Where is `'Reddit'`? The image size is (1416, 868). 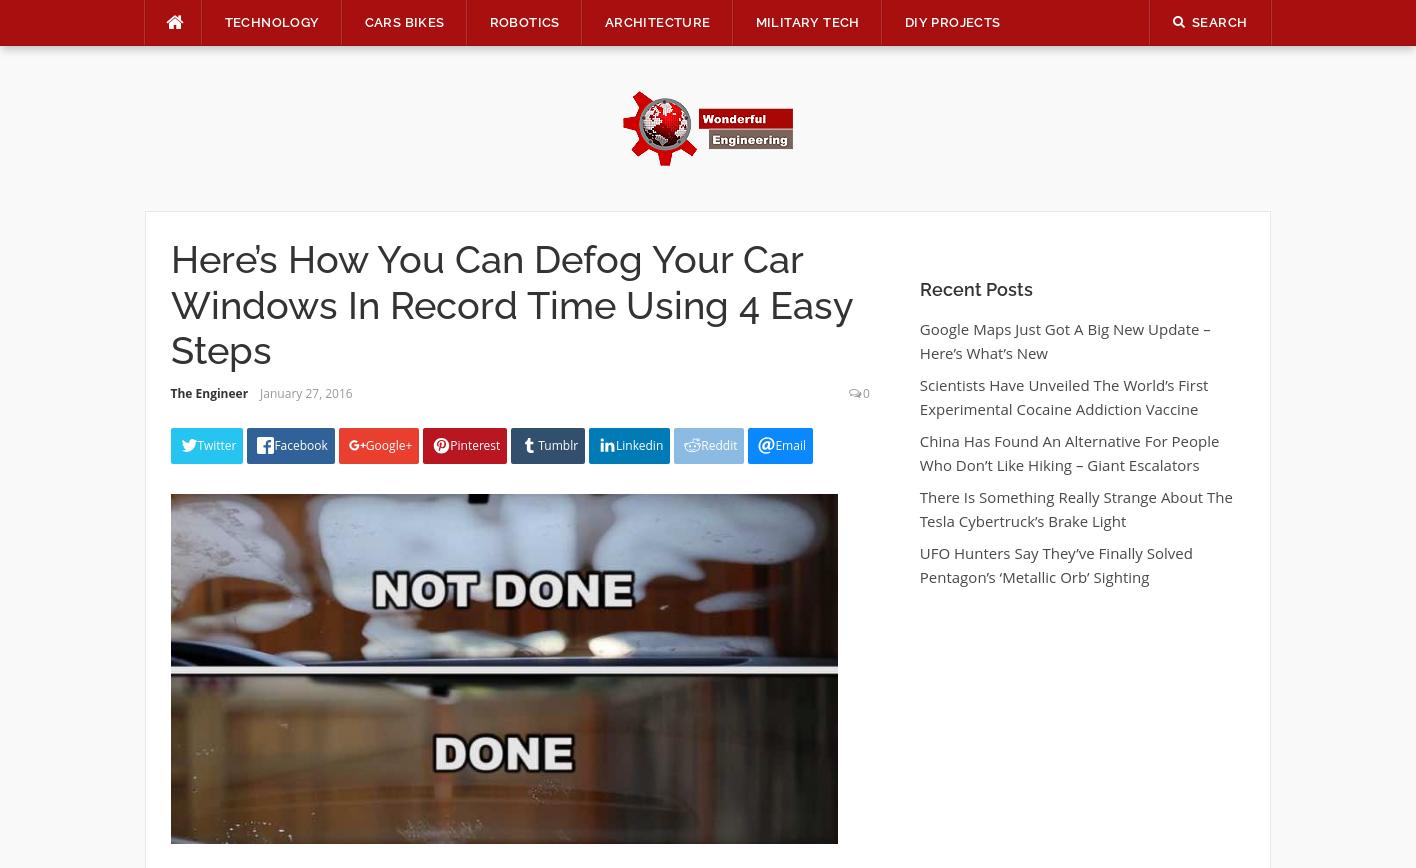 'Reddit' is located at coordinates (719, 444).